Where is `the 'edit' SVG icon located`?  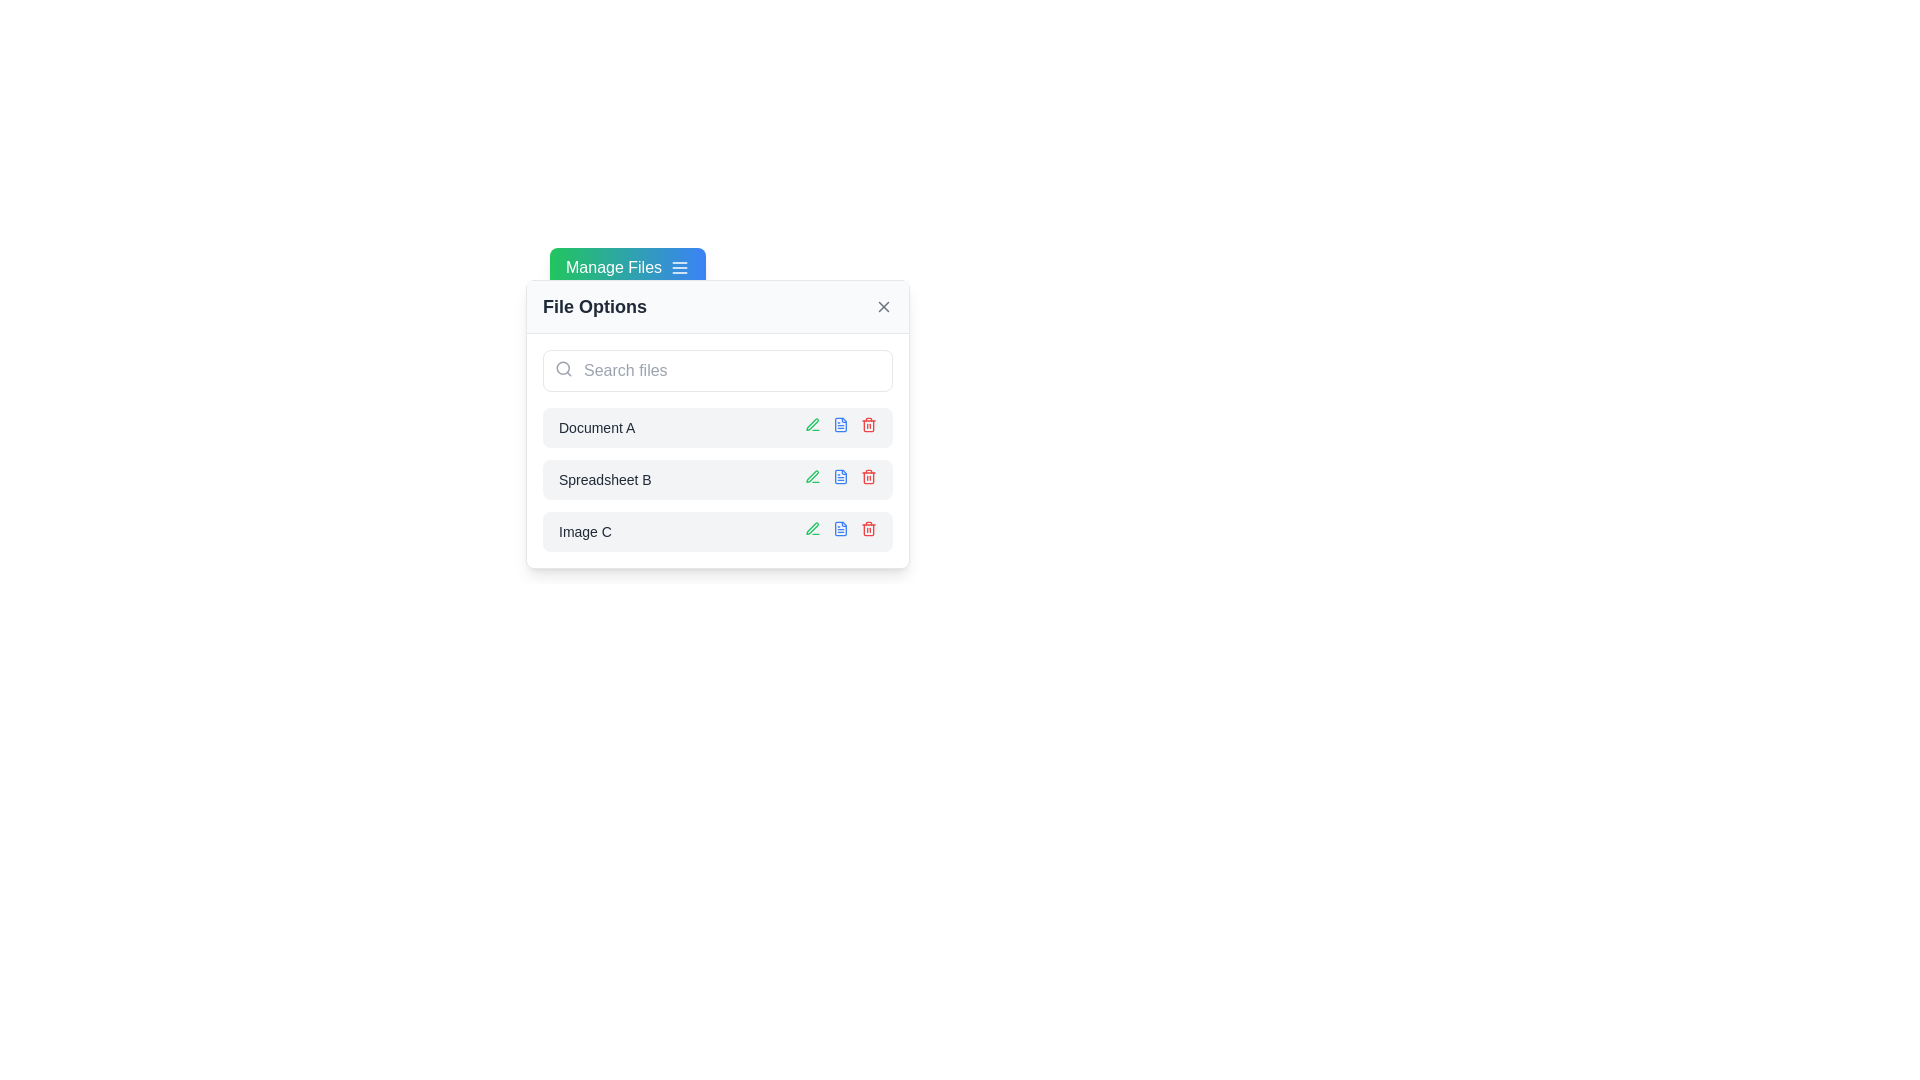 the 'edit' SVG icon located is located at coordinates (812, 423).